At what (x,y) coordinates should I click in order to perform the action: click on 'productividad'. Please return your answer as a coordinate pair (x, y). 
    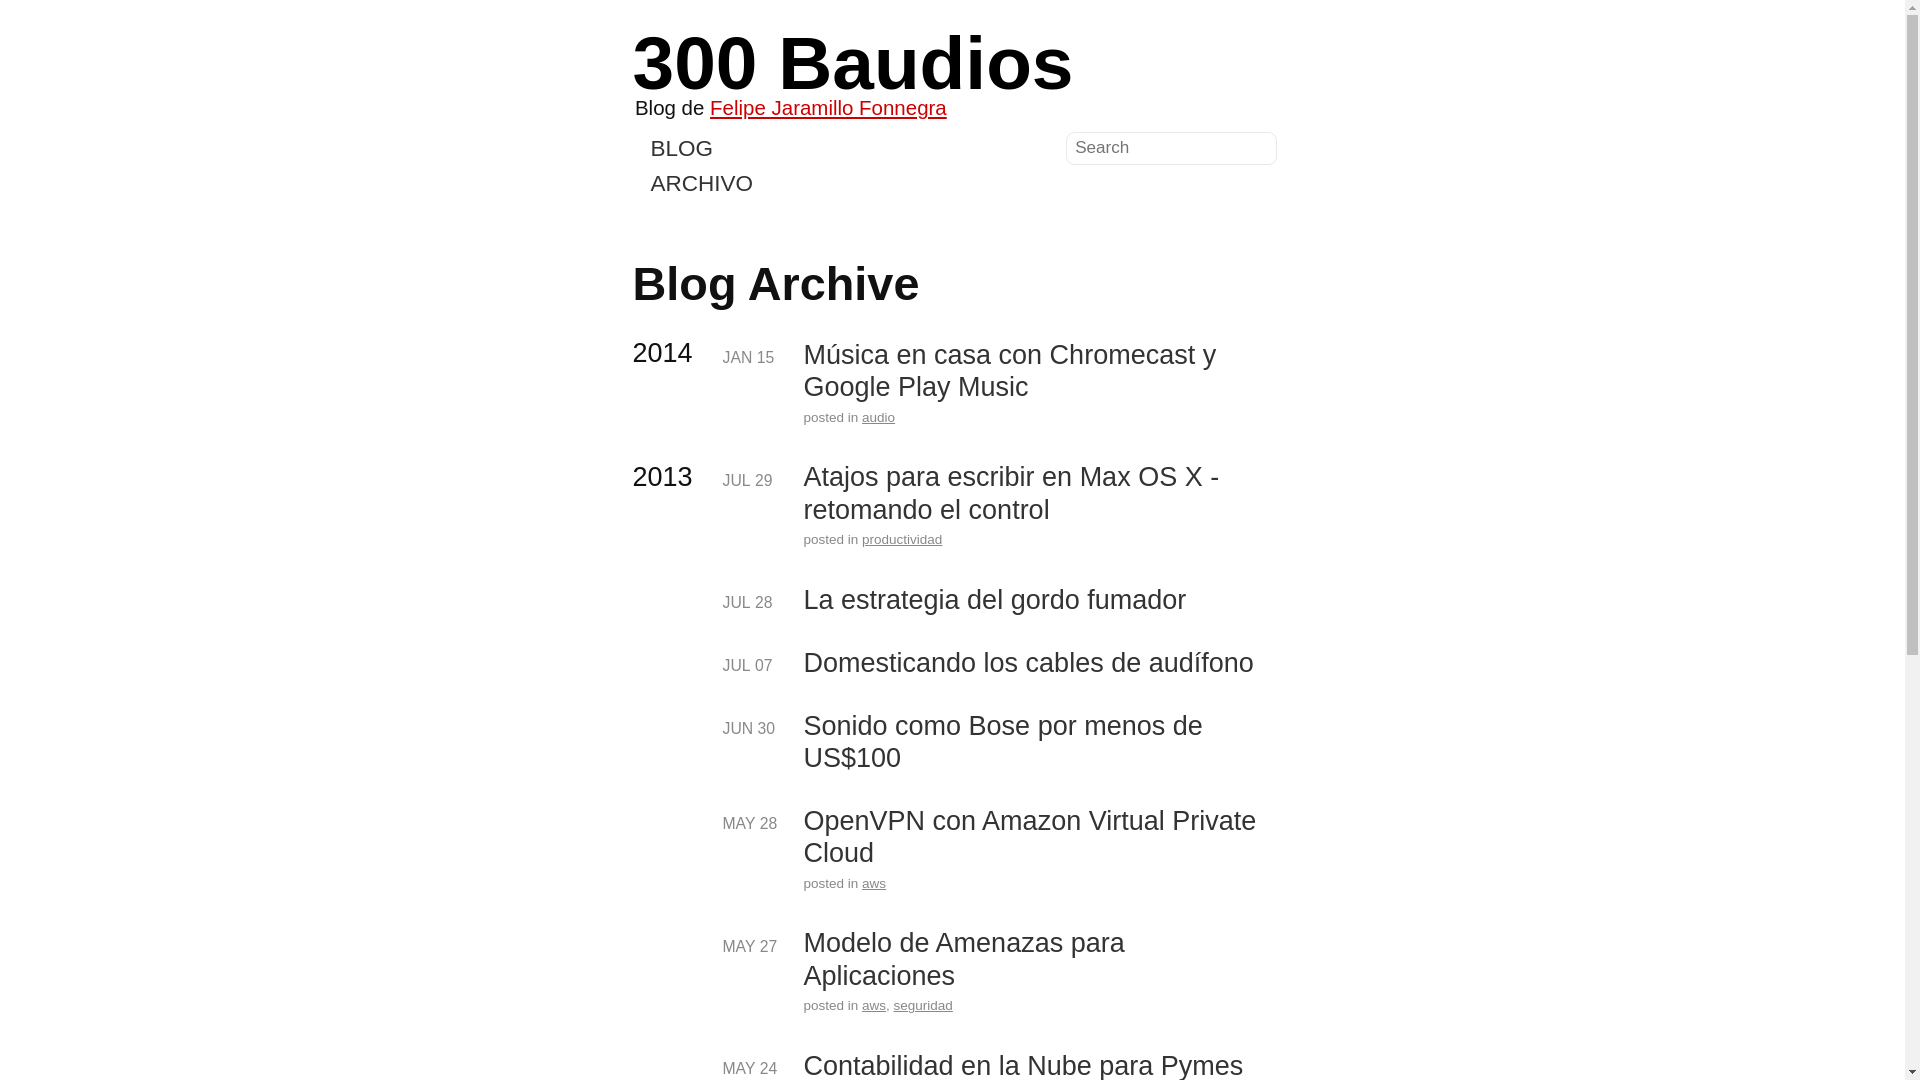
    Looking at the image, I should click on (901, 538).